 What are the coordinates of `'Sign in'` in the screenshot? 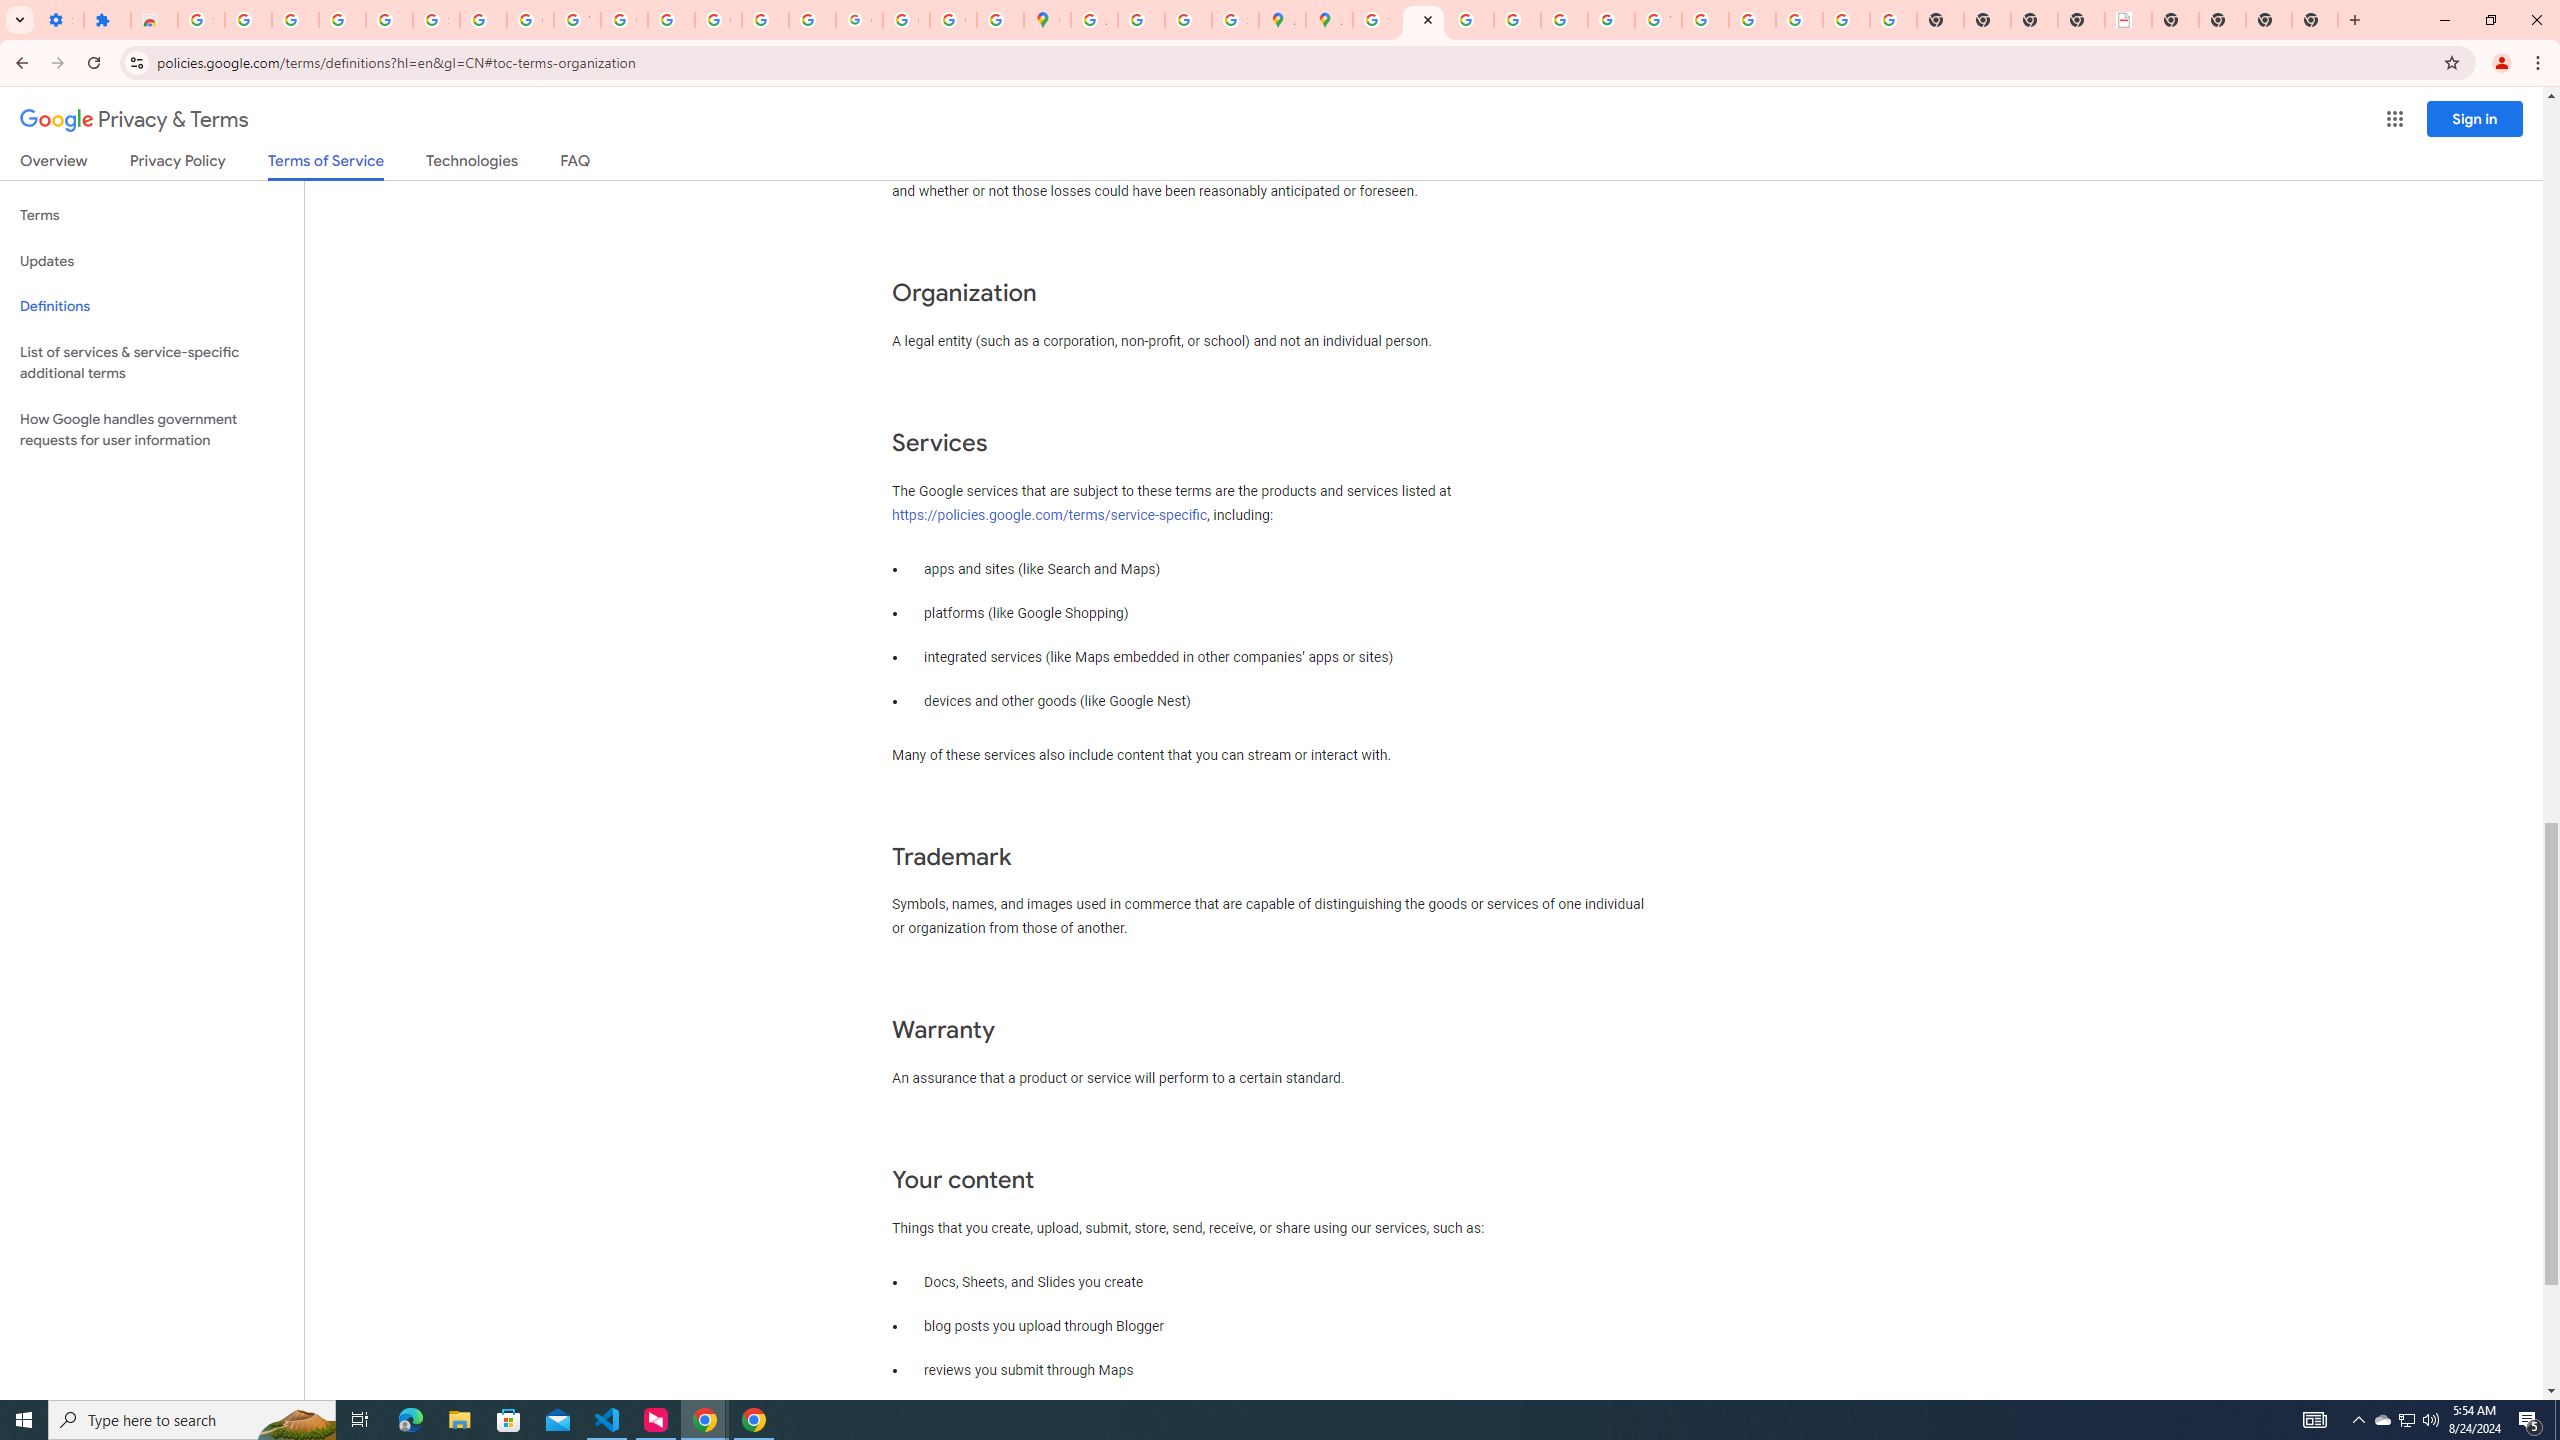 It's located at (2474, 118).